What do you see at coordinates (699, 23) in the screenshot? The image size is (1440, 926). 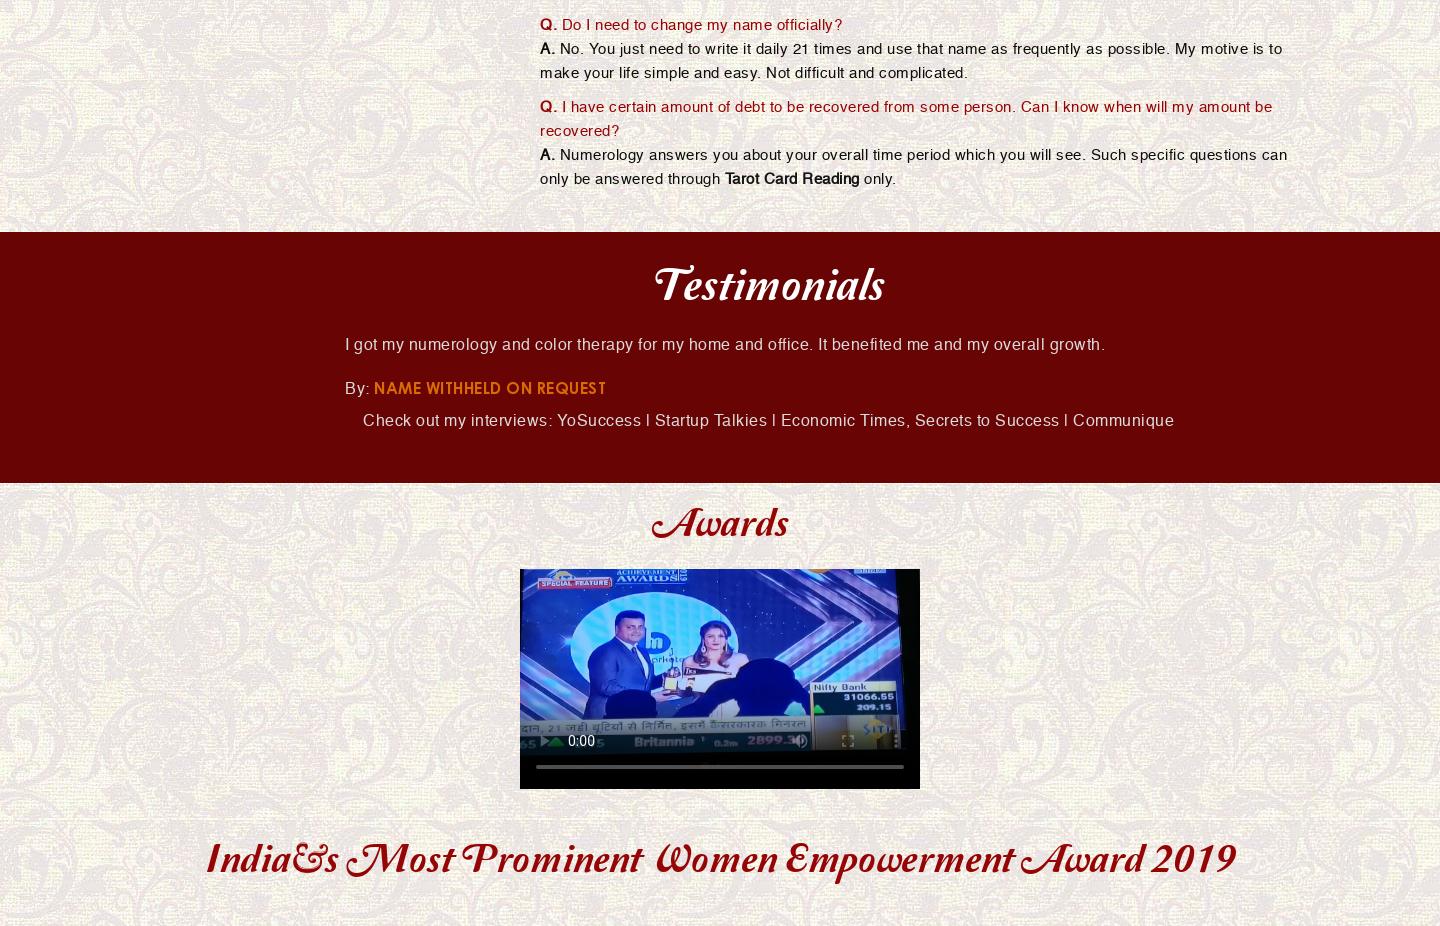 I see `'Do I need to change my name officially?'` at bounding box center [699, 23].